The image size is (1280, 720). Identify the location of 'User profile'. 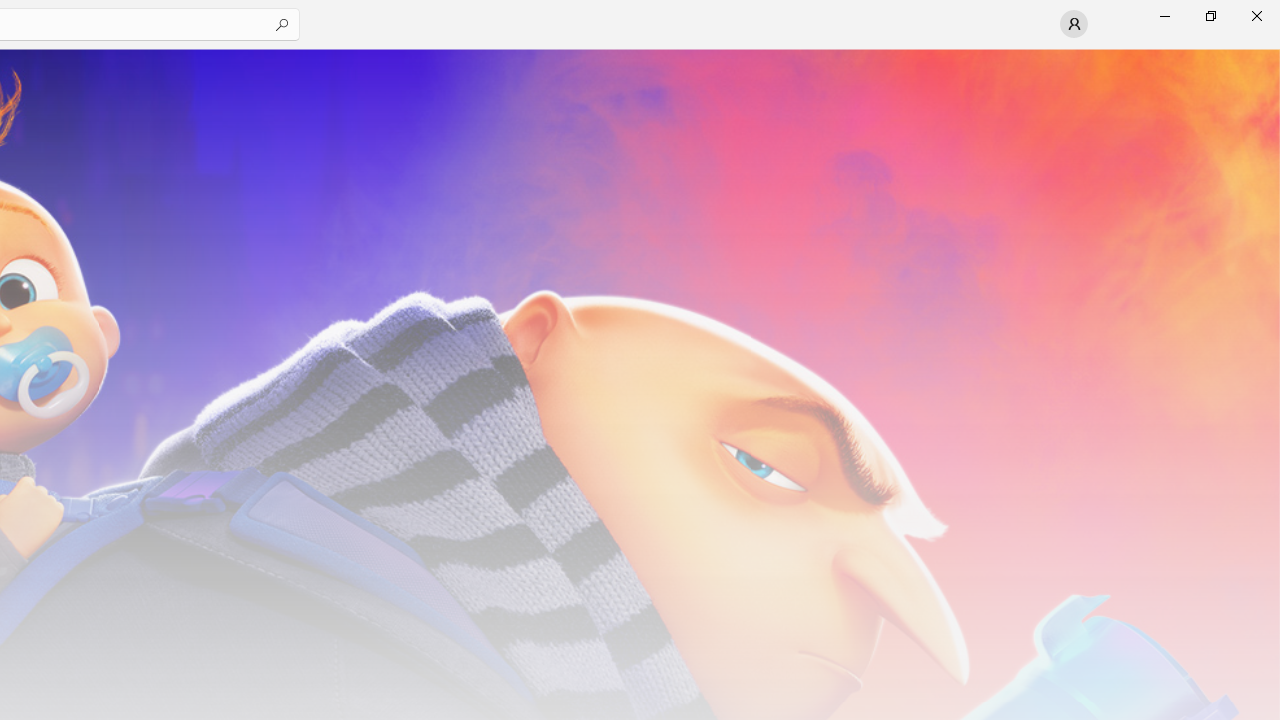
(1072, 24).